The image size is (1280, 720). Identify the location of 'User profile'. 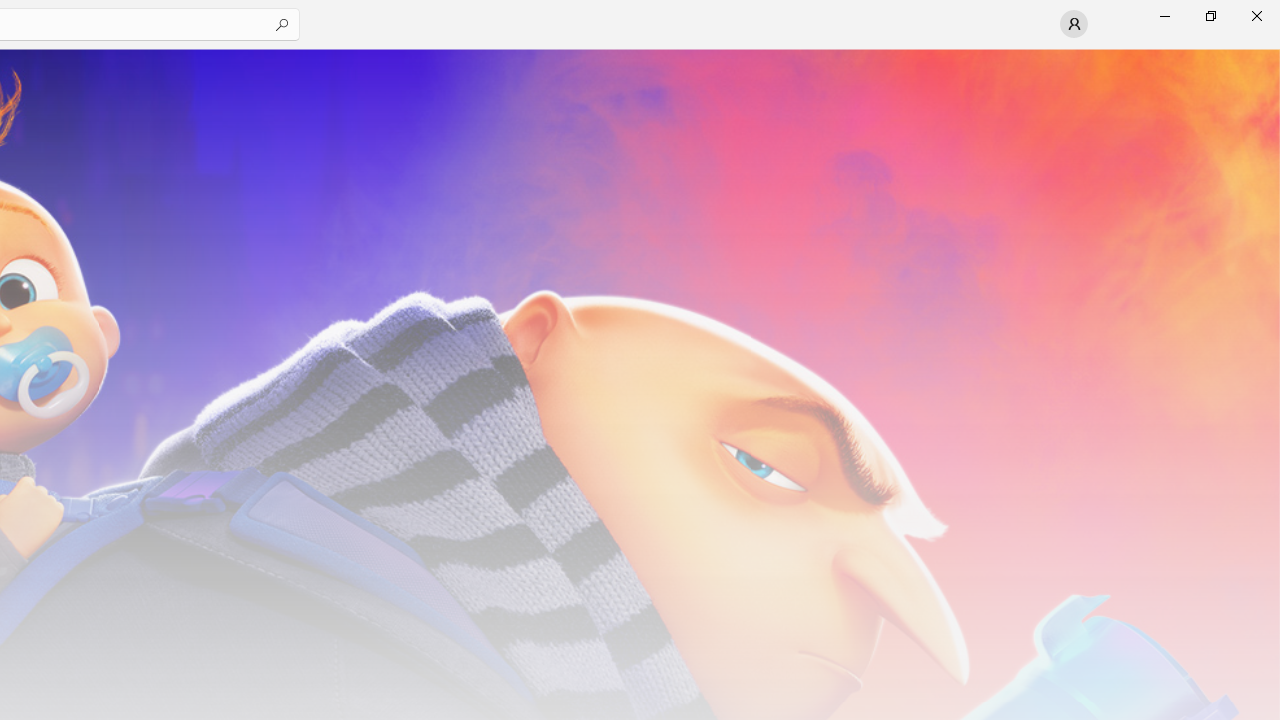
(1072, 24).